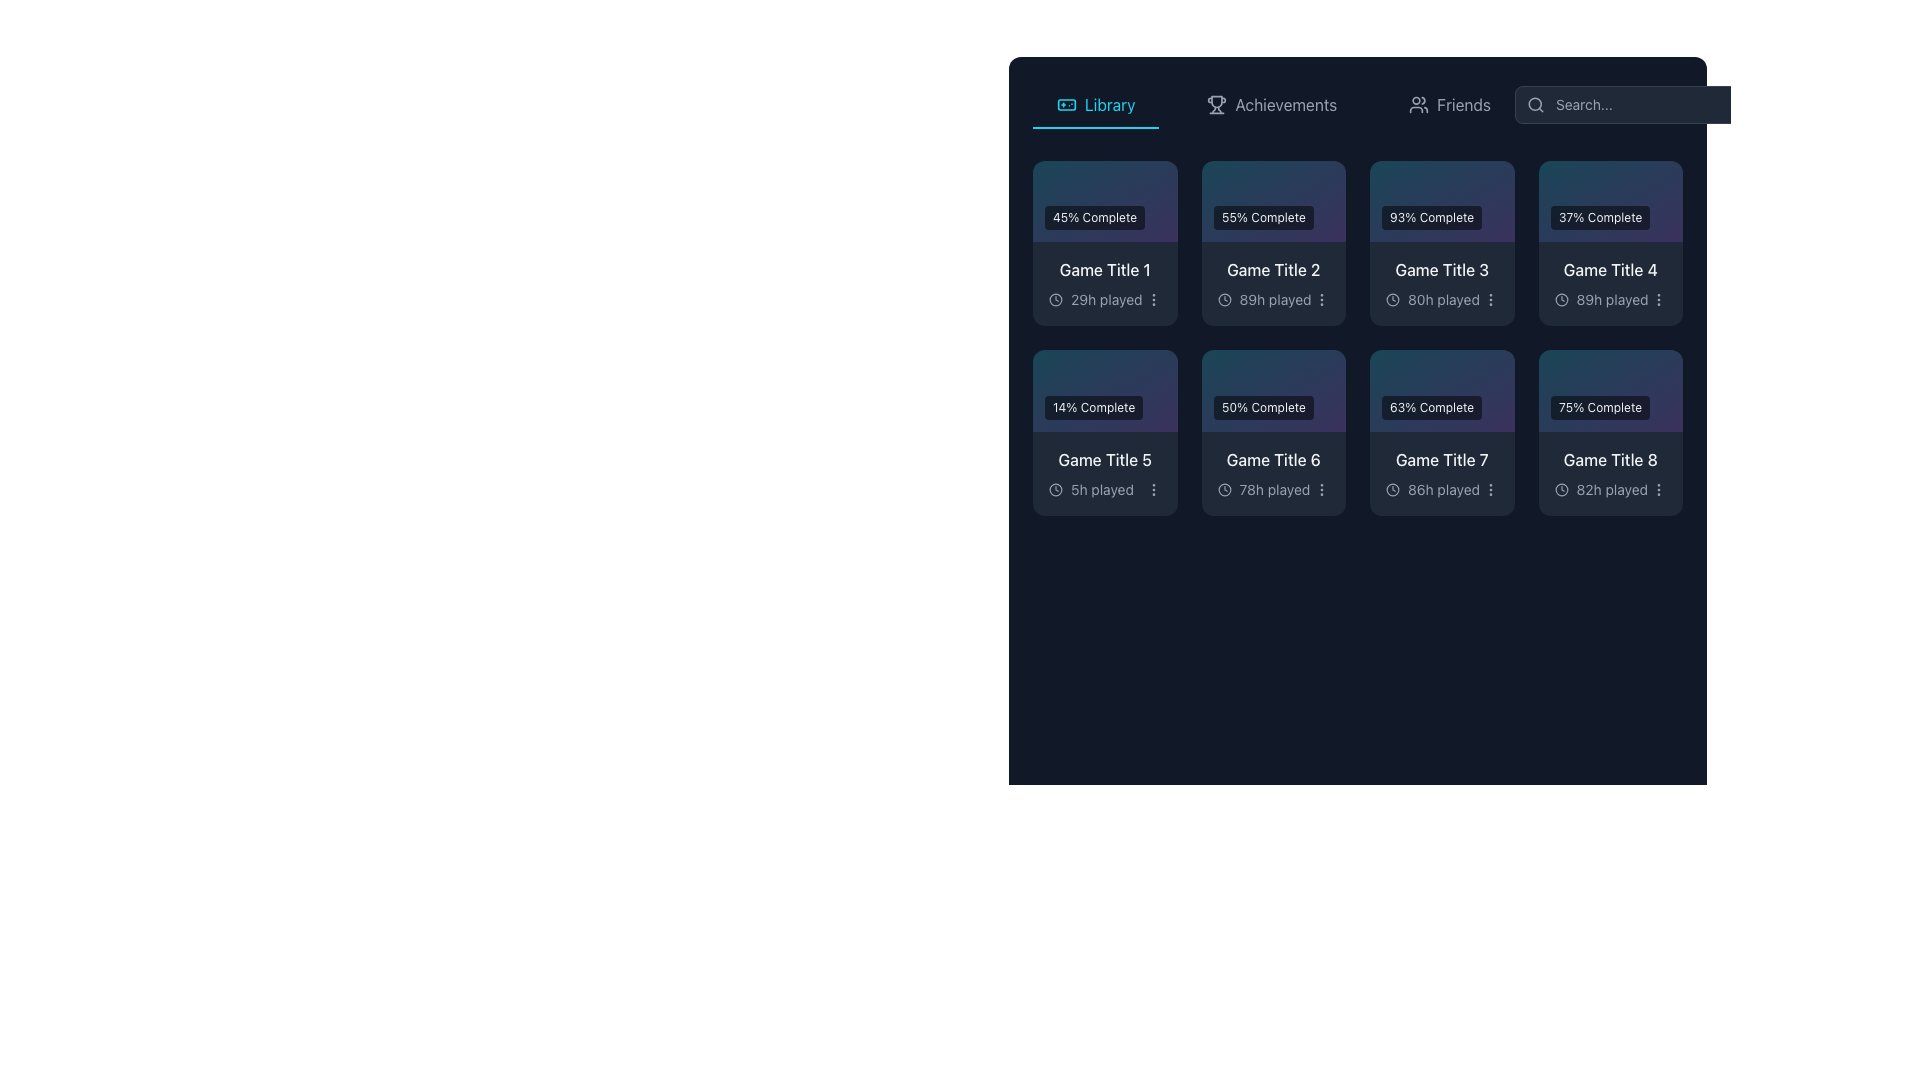 The height and width of the screenshot is (1080, 1920). Describe the element at coordinates (1600, 406) in the screenshot. I see `the label displaying '75% Complete' in white text, which is located in the bottom-left corner of the card for 'Game Title 8'` at that location.